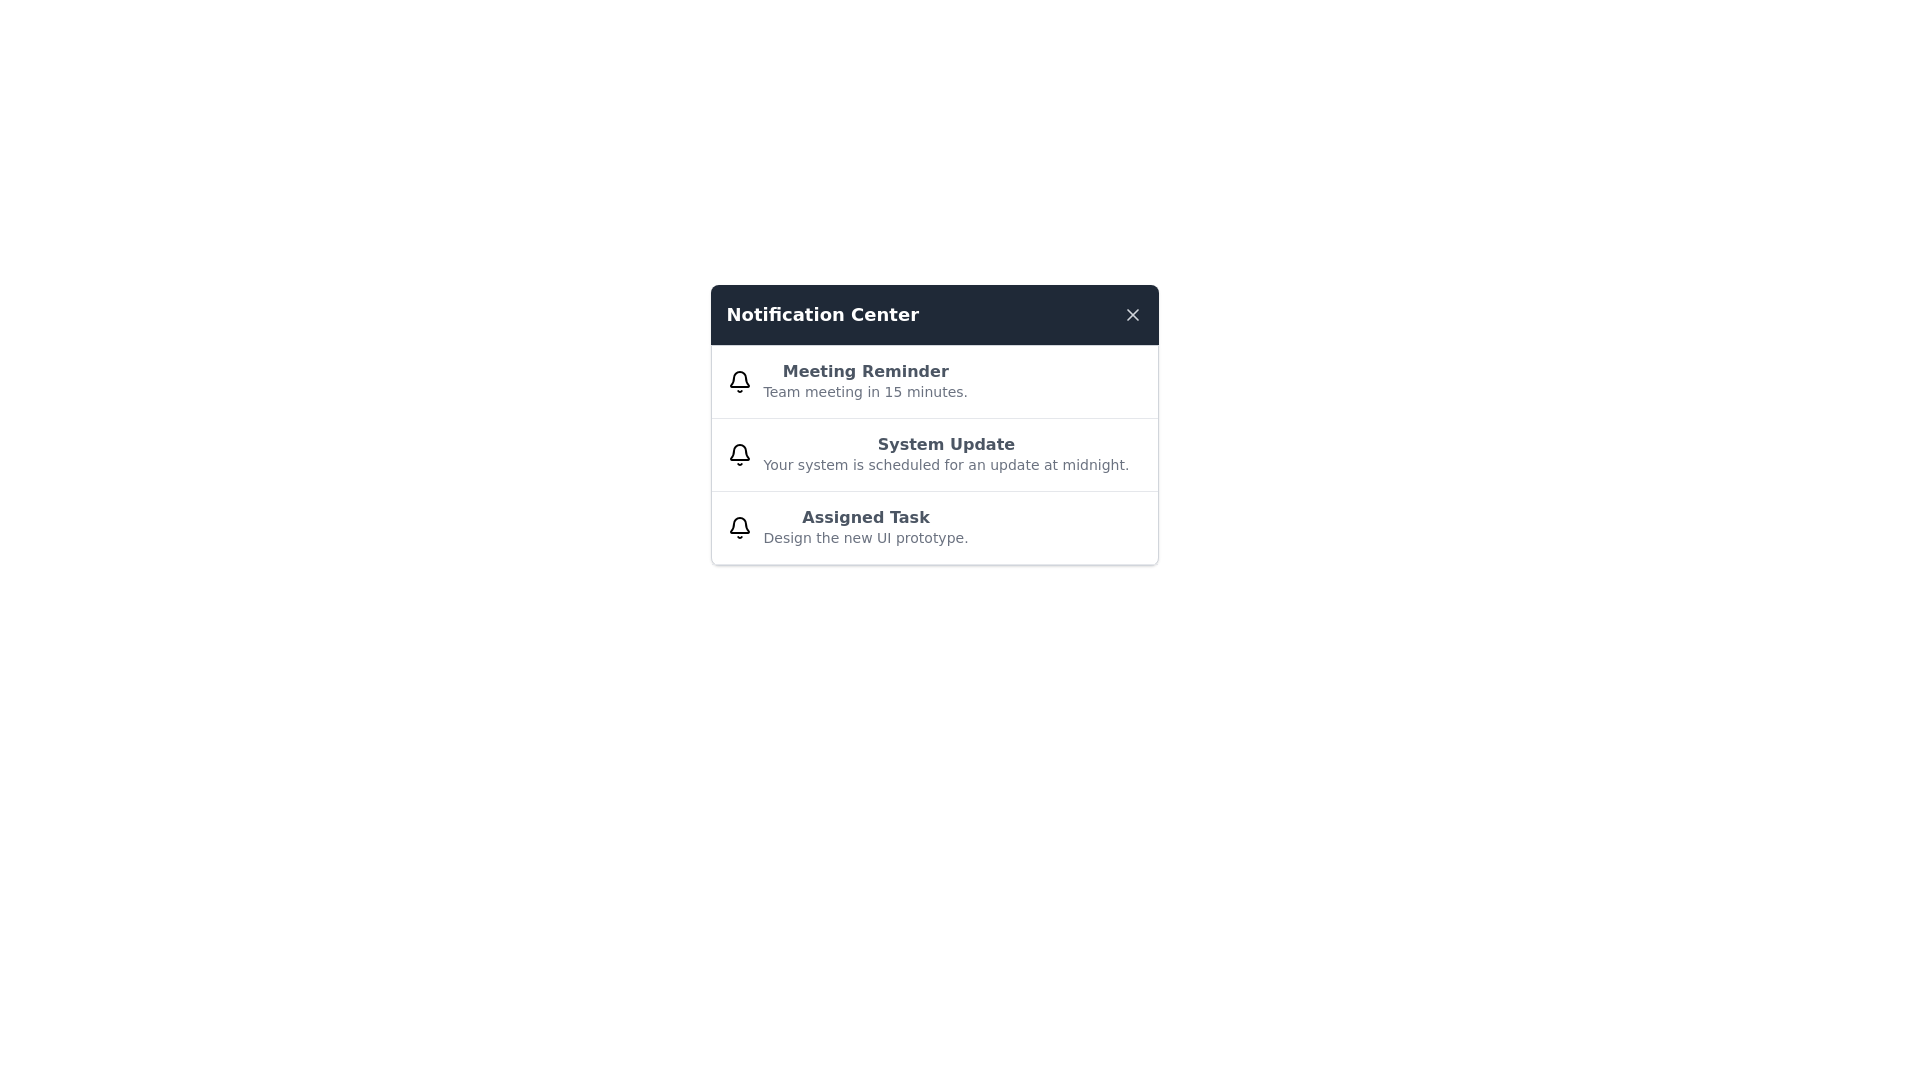 This screenshot has width=1920, height=1080. What do you see at coordinates (866, 516) in the screenshot?
I see `text label that says 'Assigned Task', which is styled in bold gray typography and located within the third notification item in the 'Notification Center'` at bounding box center [866, 516].